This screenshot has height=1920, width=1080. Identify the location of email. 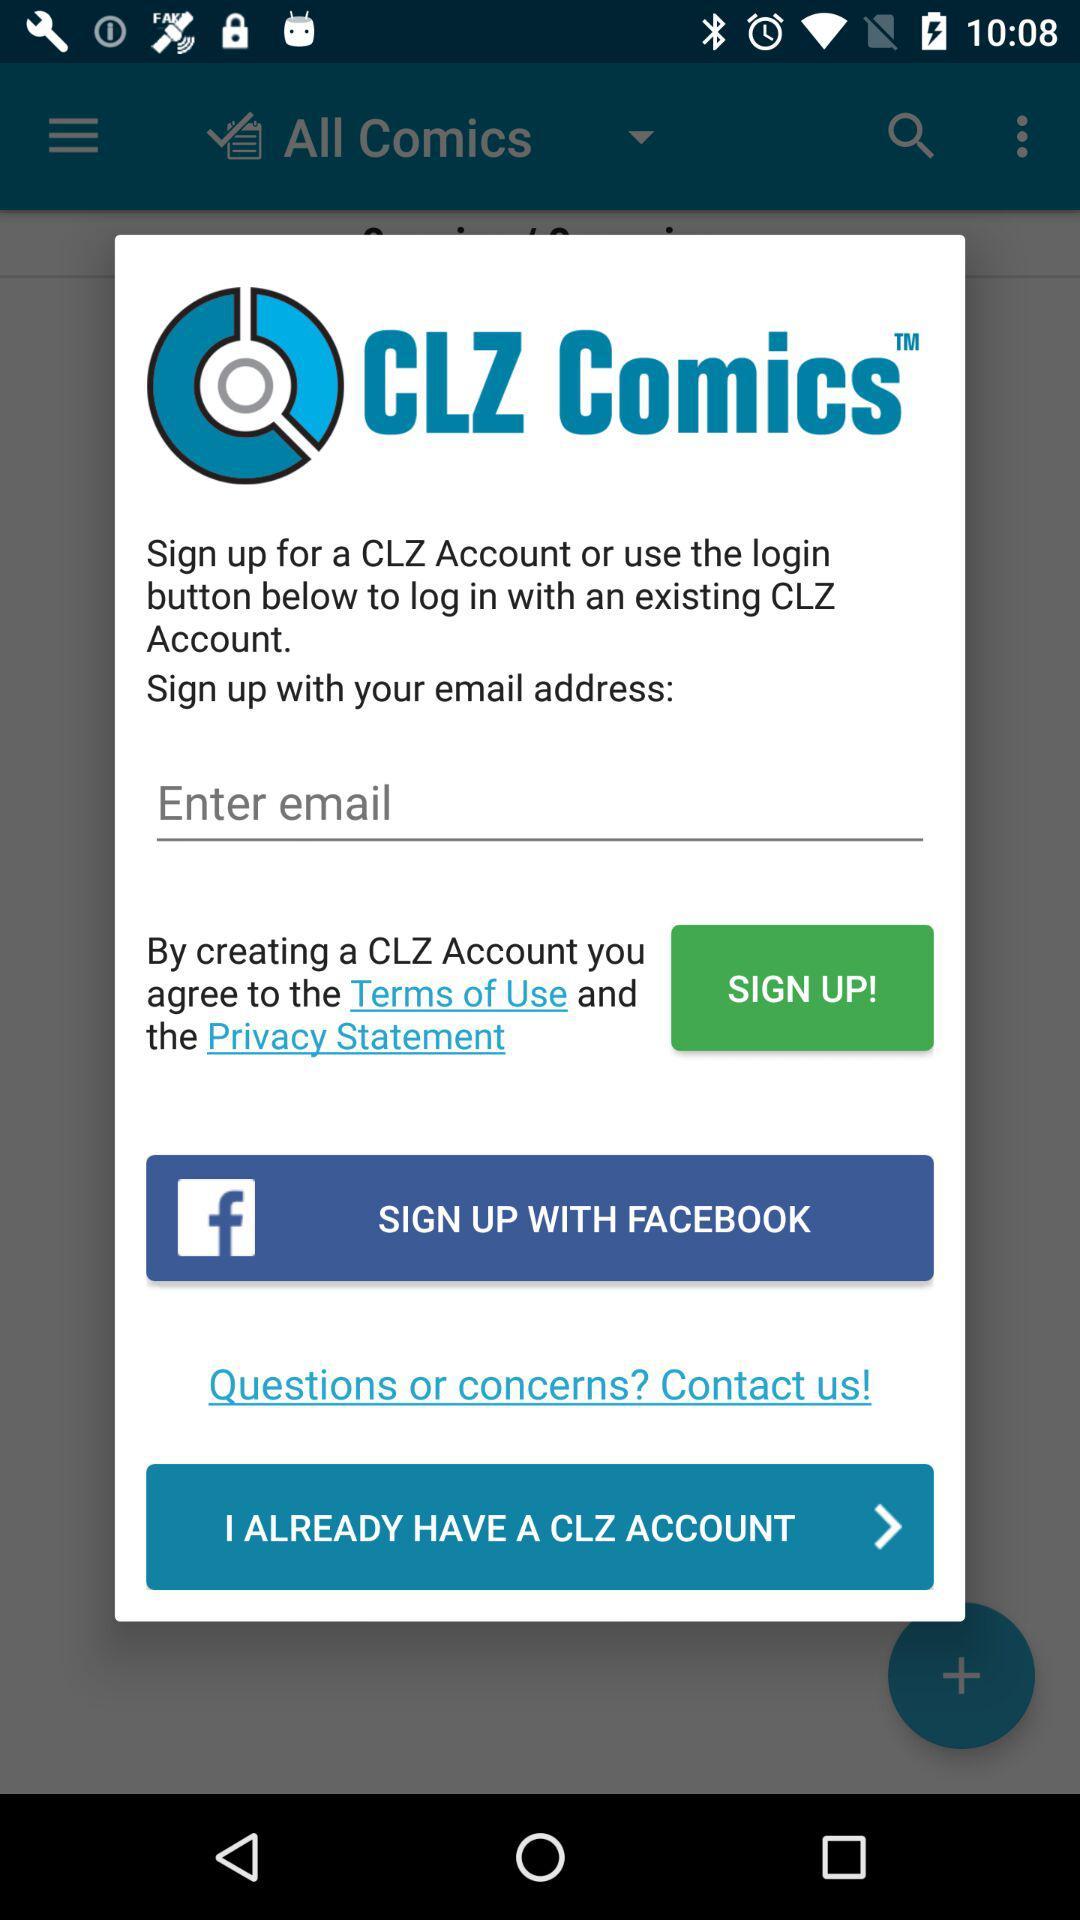
(540, 802).